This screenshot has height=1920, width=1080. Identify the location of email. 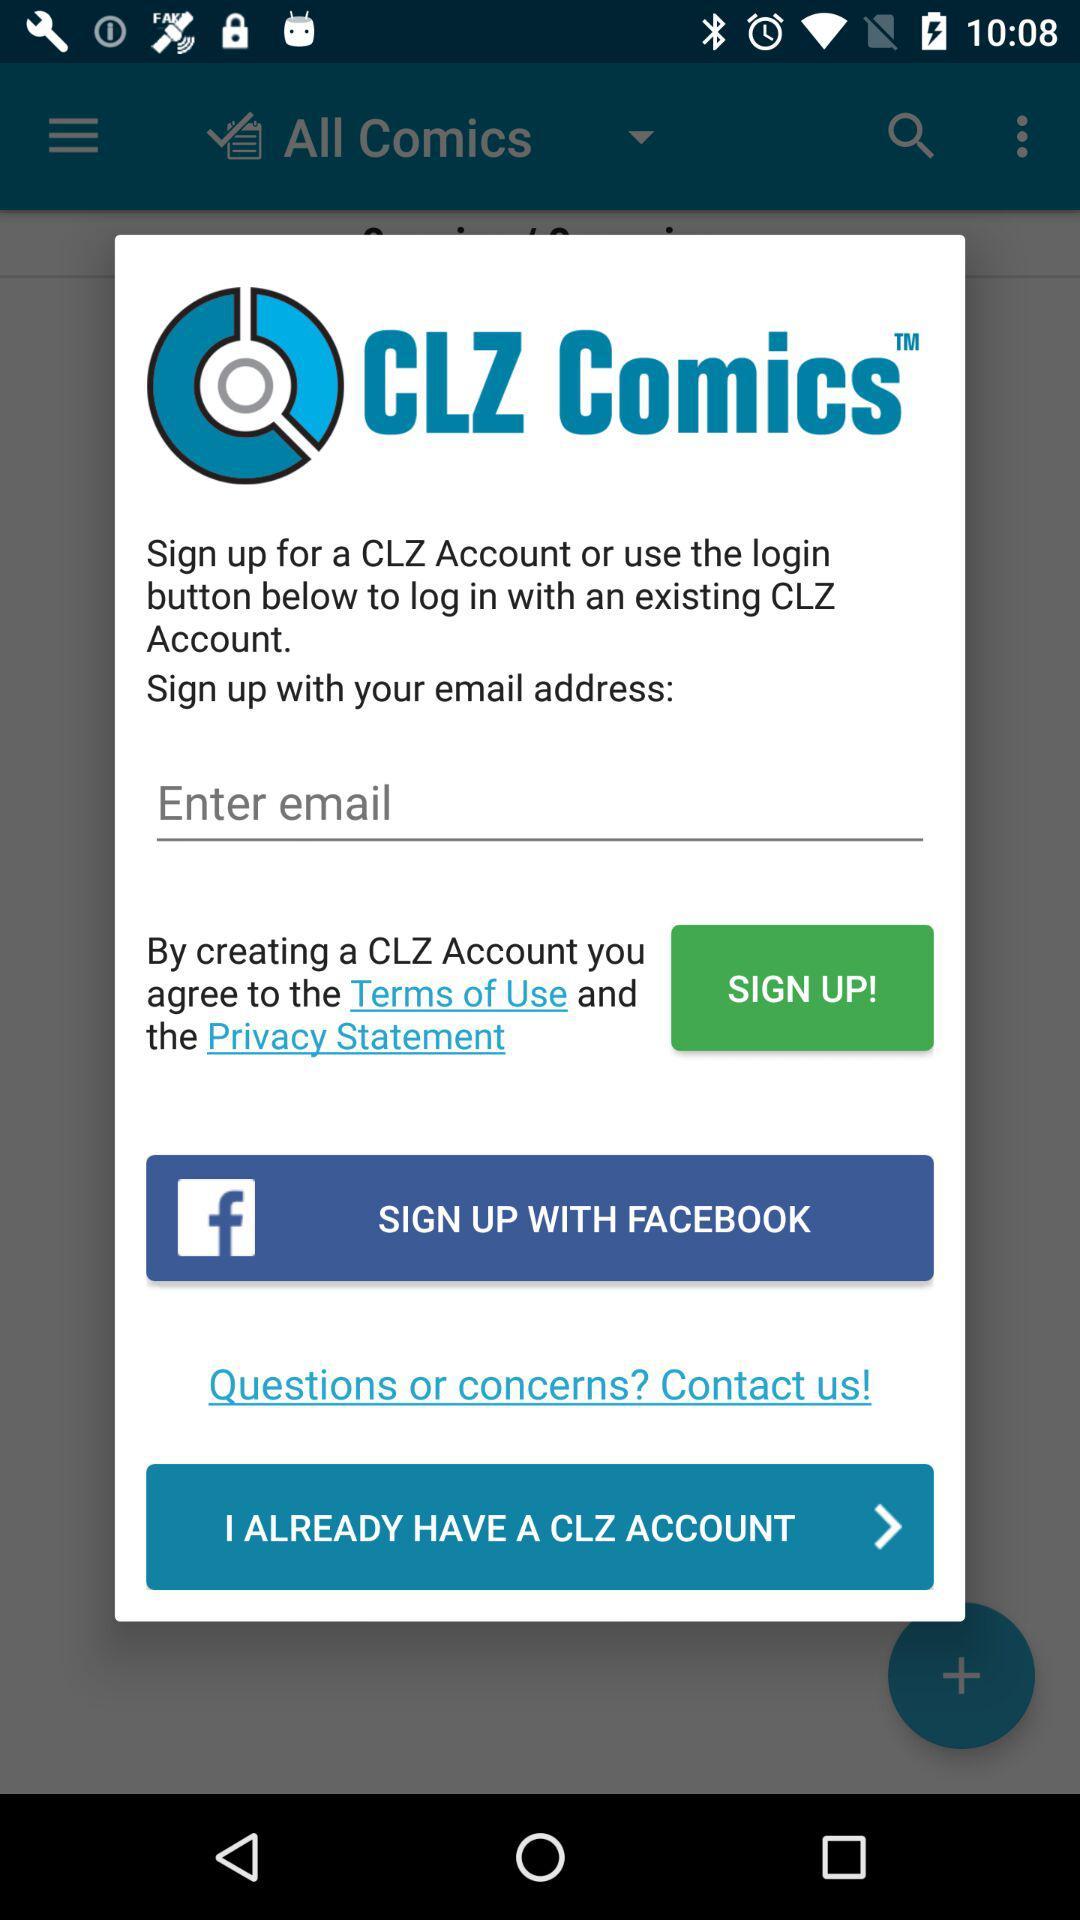
(540, 802).